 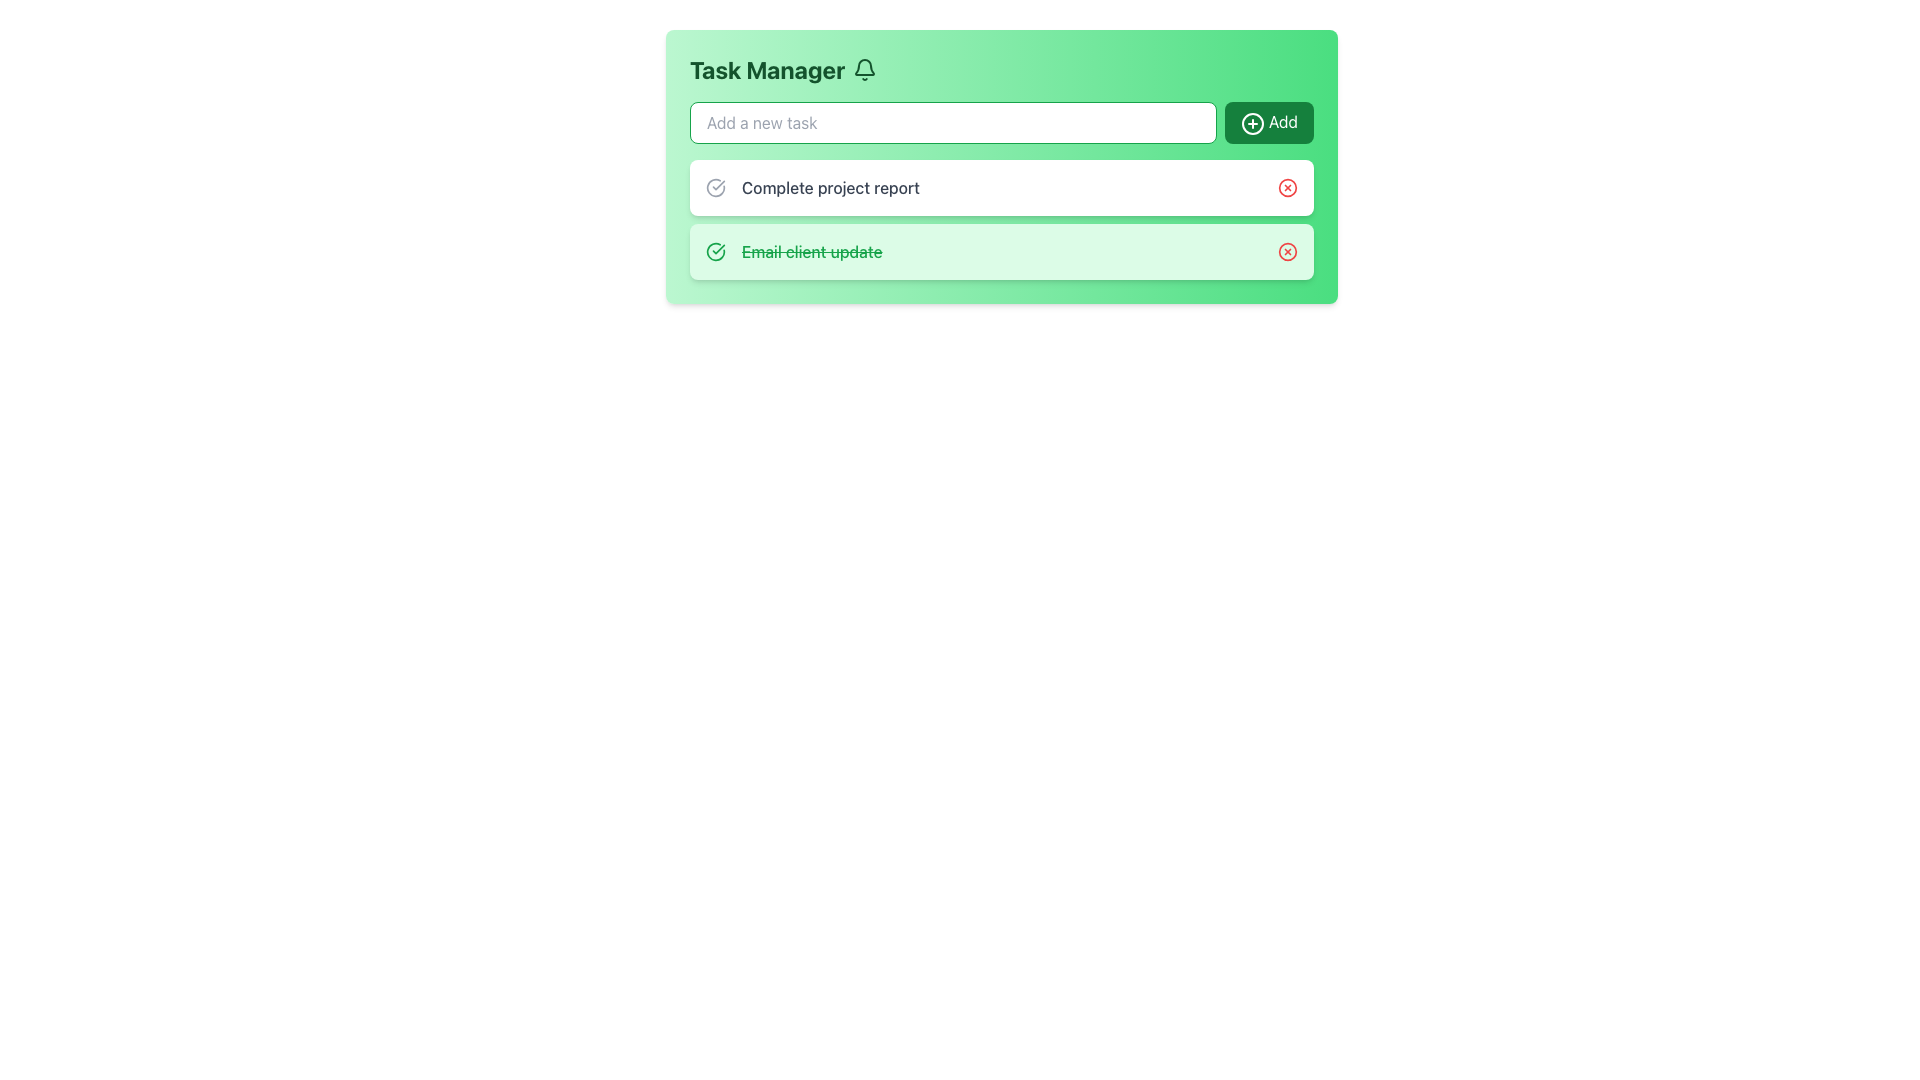 I want to click on the button located to the immediate right of the 'Add a new task' text input field, so click(x=1268, y=123).